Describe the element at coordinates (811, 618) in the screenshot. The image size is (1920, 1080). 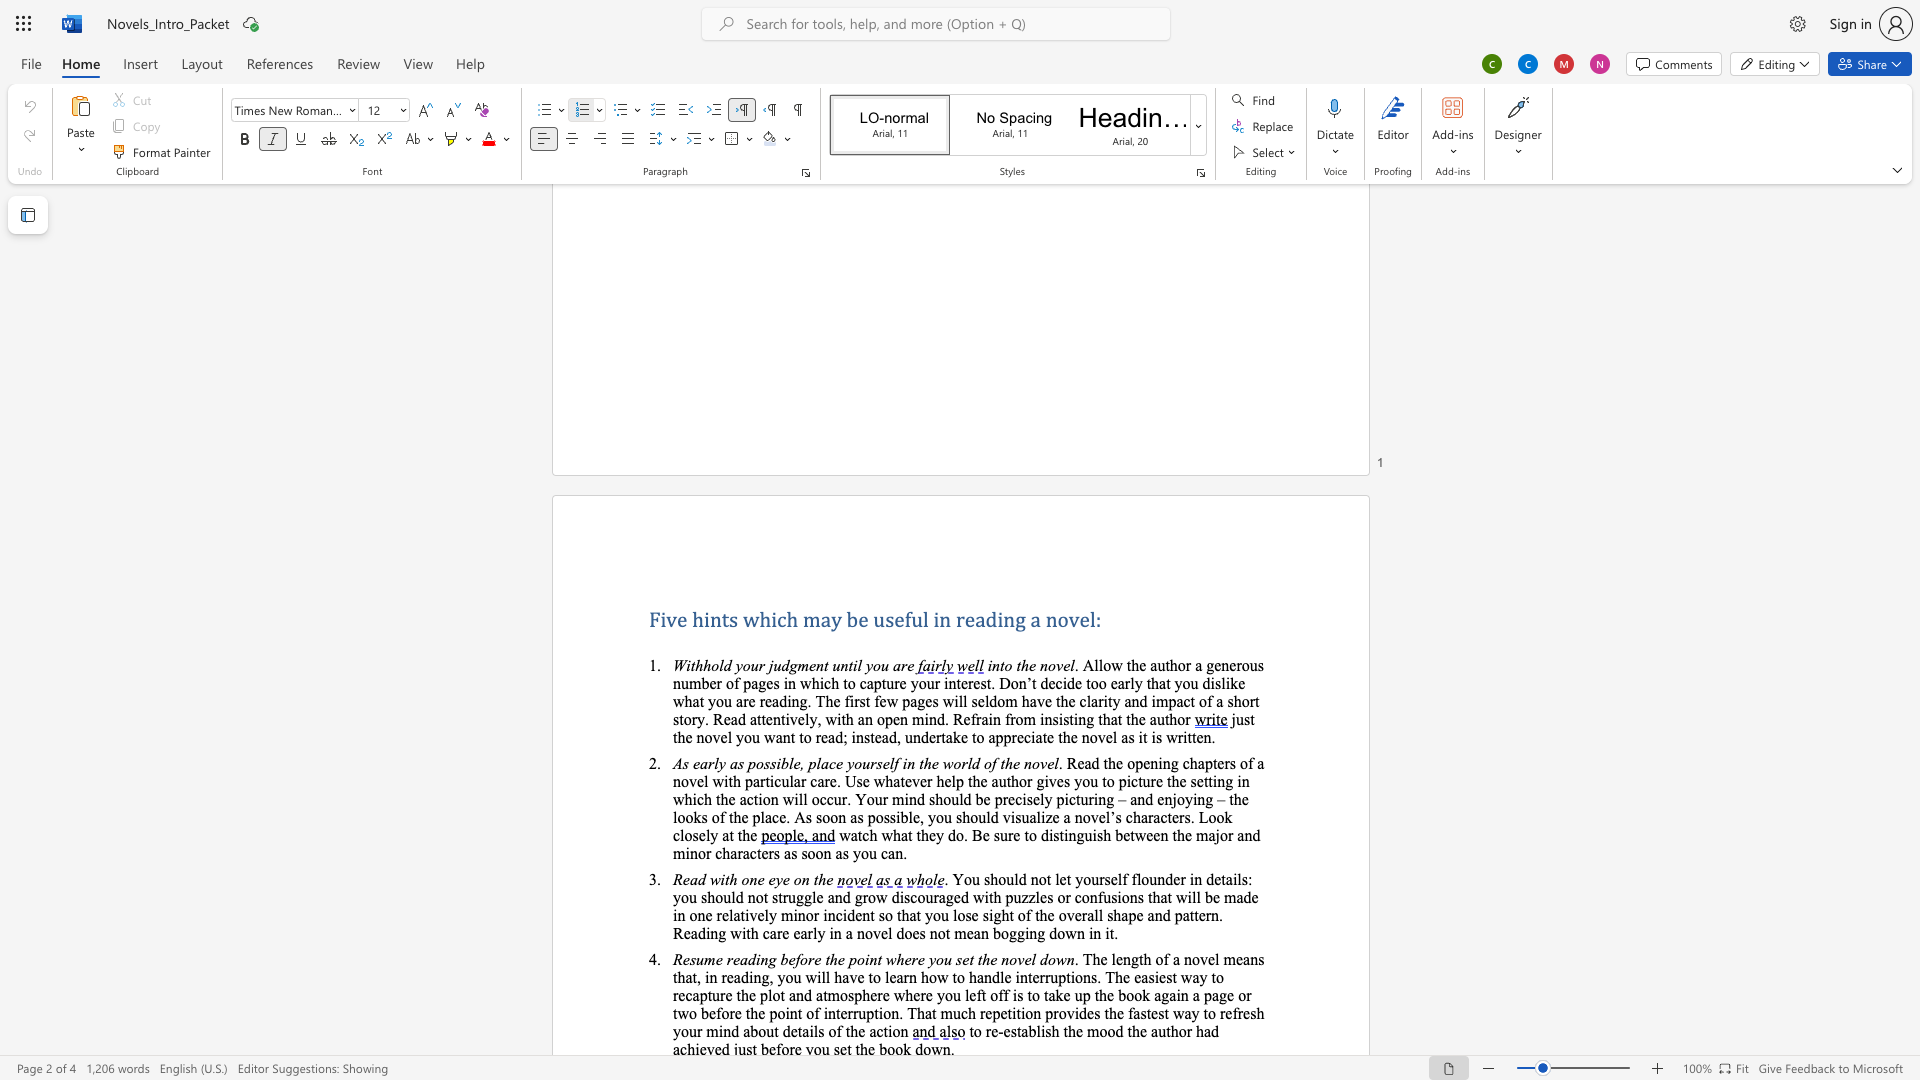
I see `the 1th character "m" in the text` at that location.